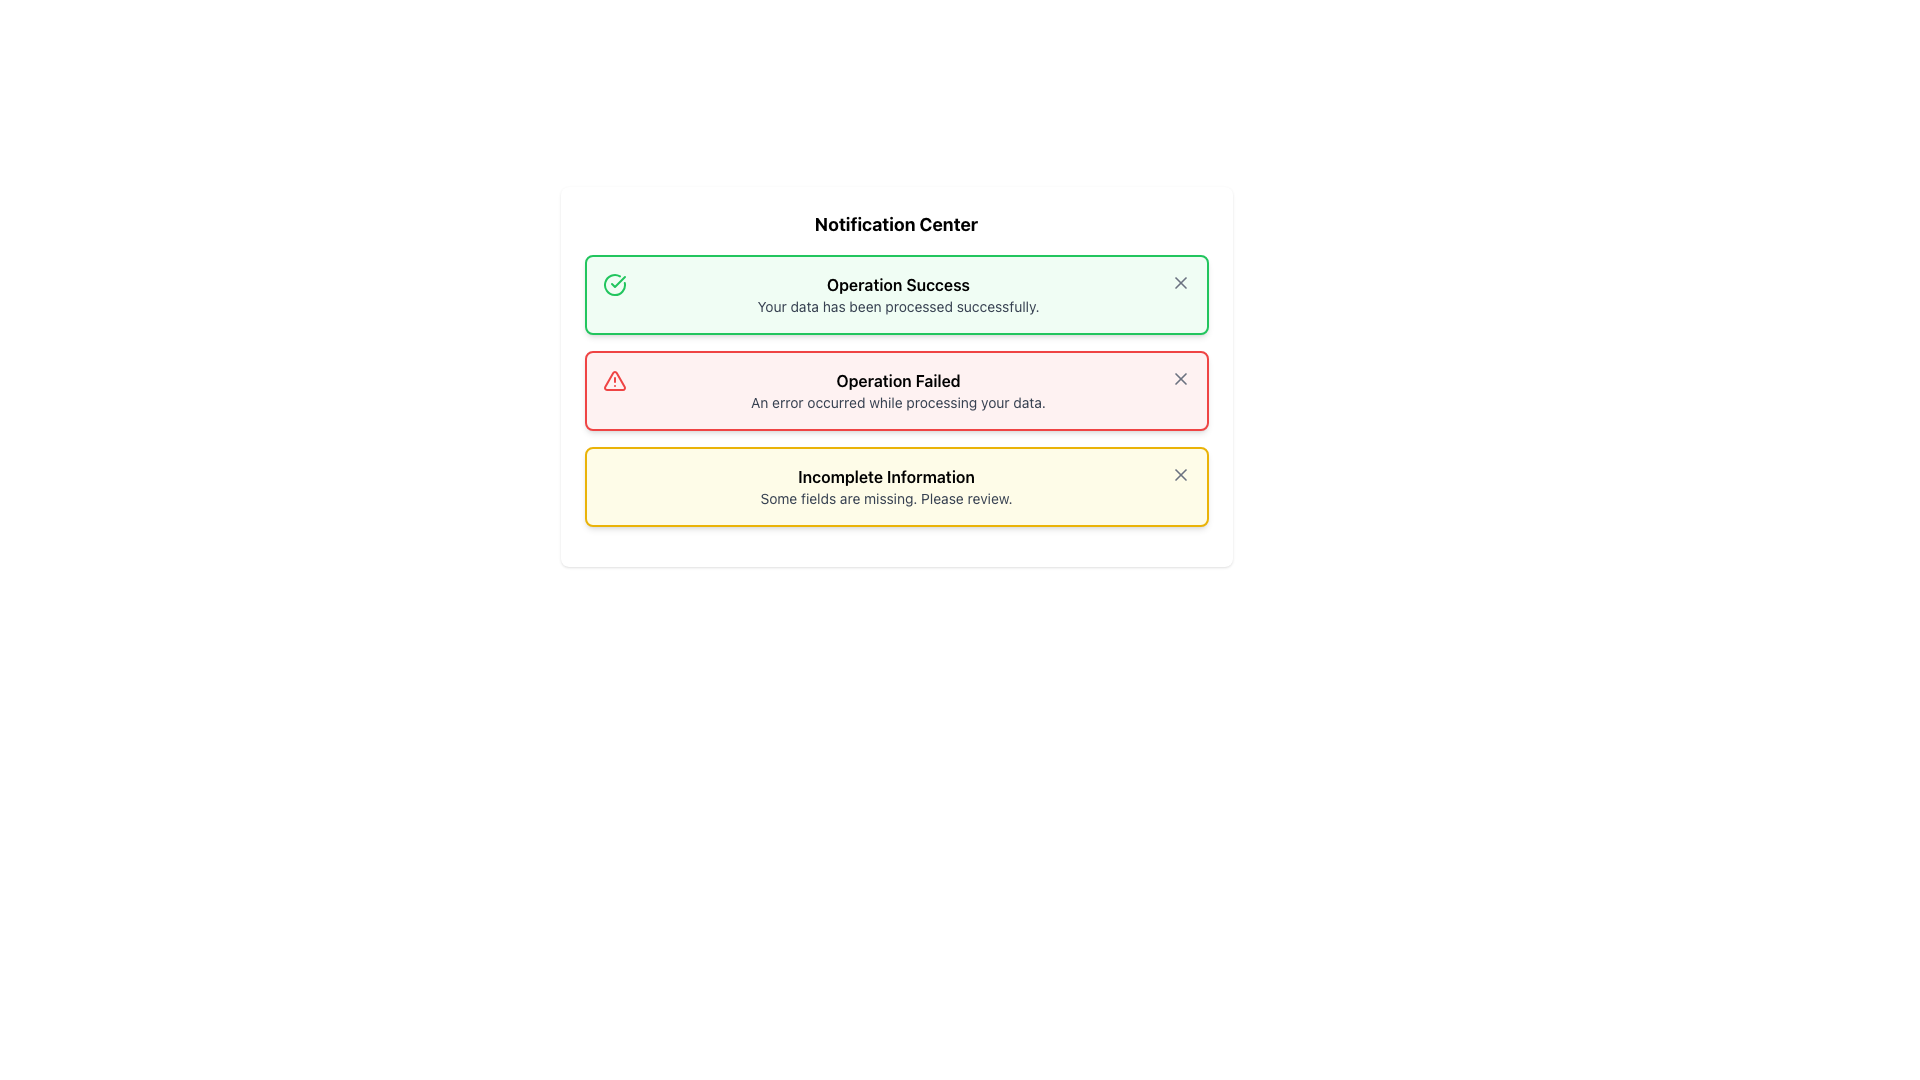 The width and height of the screenshot is (1920, 1080). I want to click on the error or warning icon located in the middle of the second notification box, which is positioned to the left of the notification's text content, so click(613, 381).